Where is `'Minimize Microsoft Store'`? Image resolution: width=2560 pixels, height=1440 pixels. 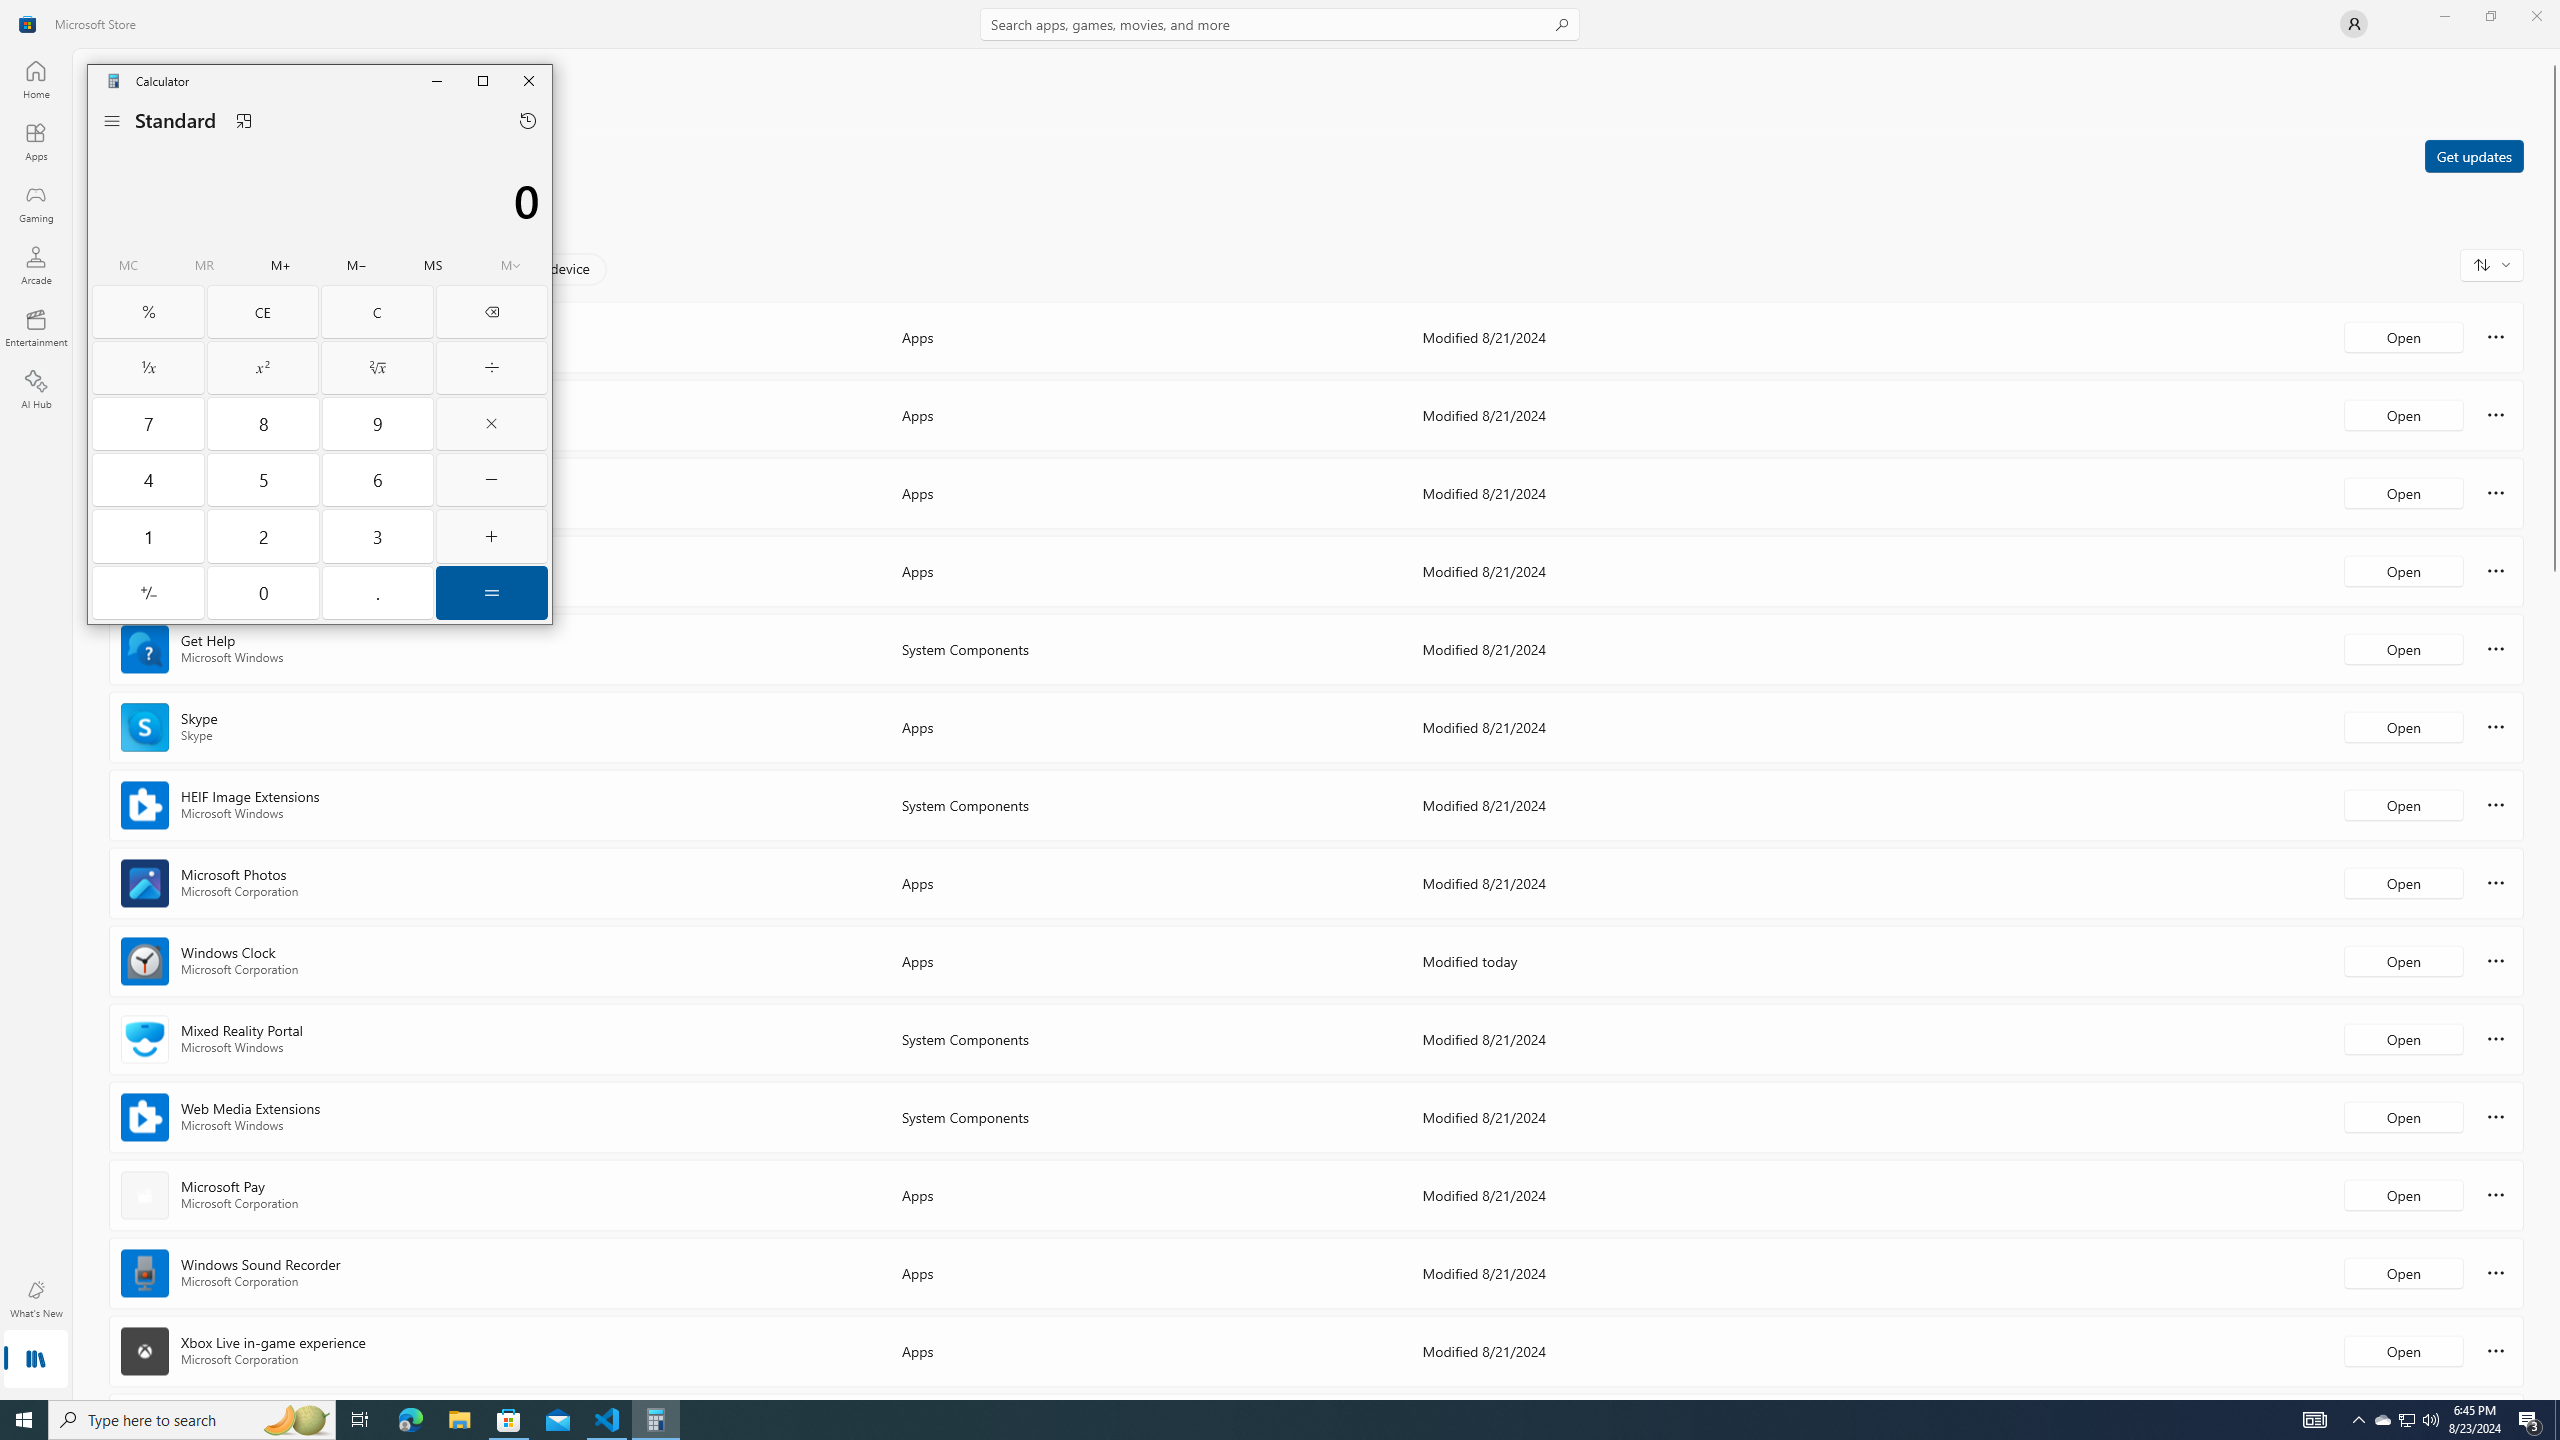 'Minimize Microsoft Store' is located at coordinates (2443, 15).